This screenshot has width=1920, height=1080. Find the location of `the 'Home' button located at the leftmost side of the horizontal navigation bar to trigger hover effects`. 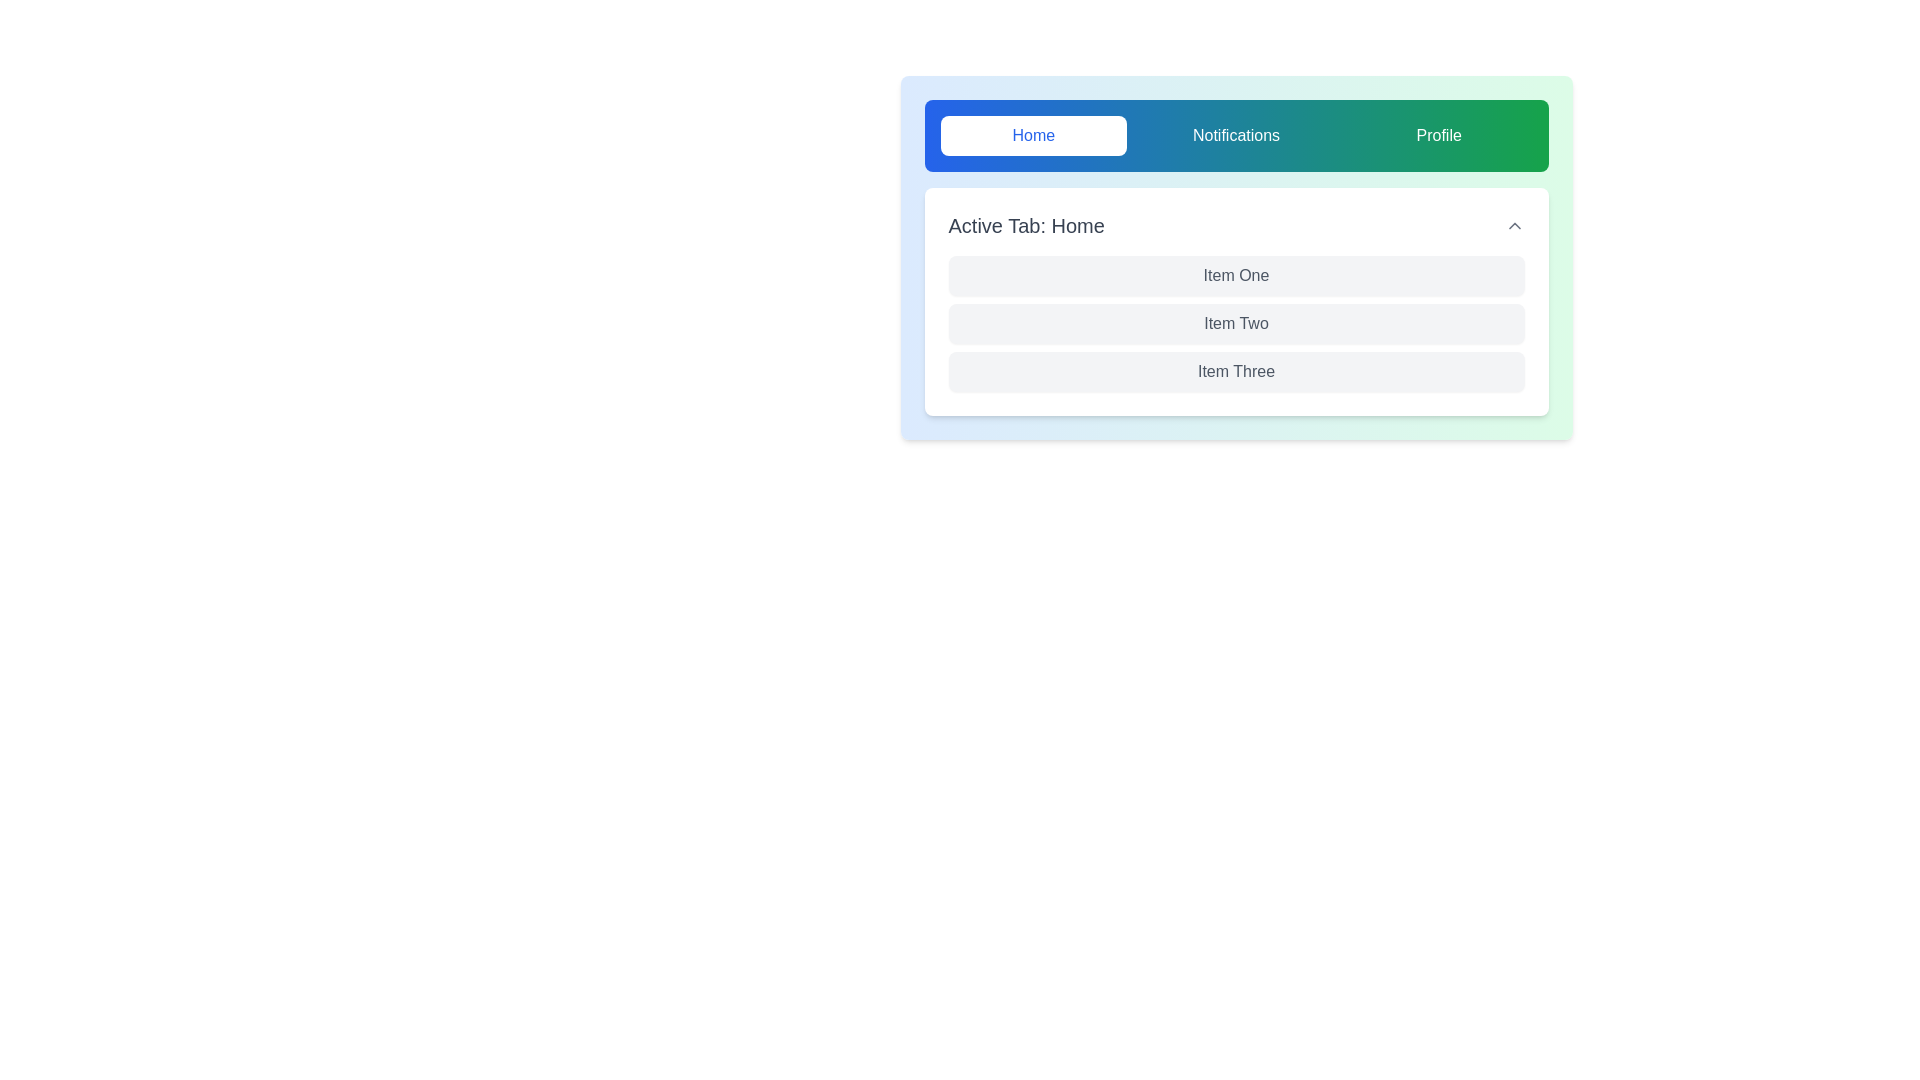

the 'Home' button located at the leftmost side of the horizontal navigation bar to trigger hover effects is located at coordinates (1033, 135).